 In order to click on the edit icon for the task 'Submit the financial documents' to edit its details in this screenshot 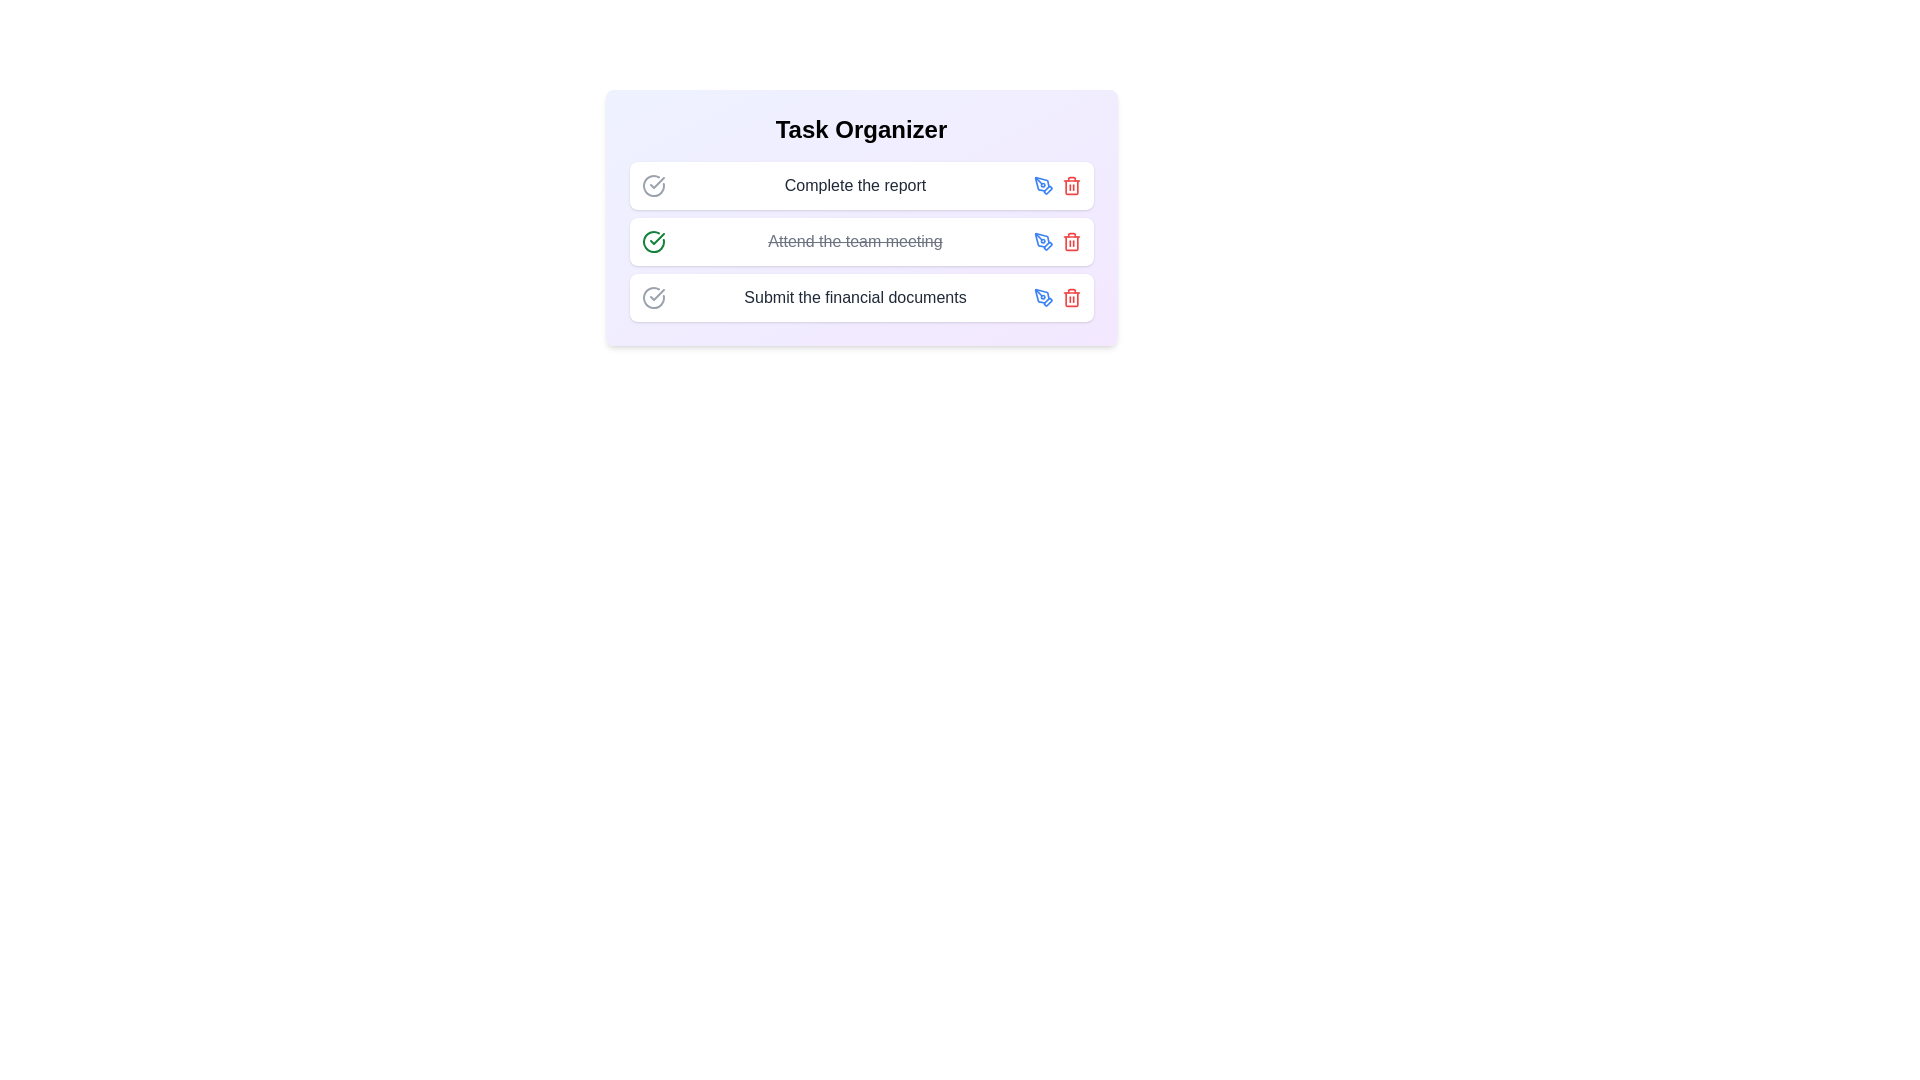, I will do `click(1042, 297)`.